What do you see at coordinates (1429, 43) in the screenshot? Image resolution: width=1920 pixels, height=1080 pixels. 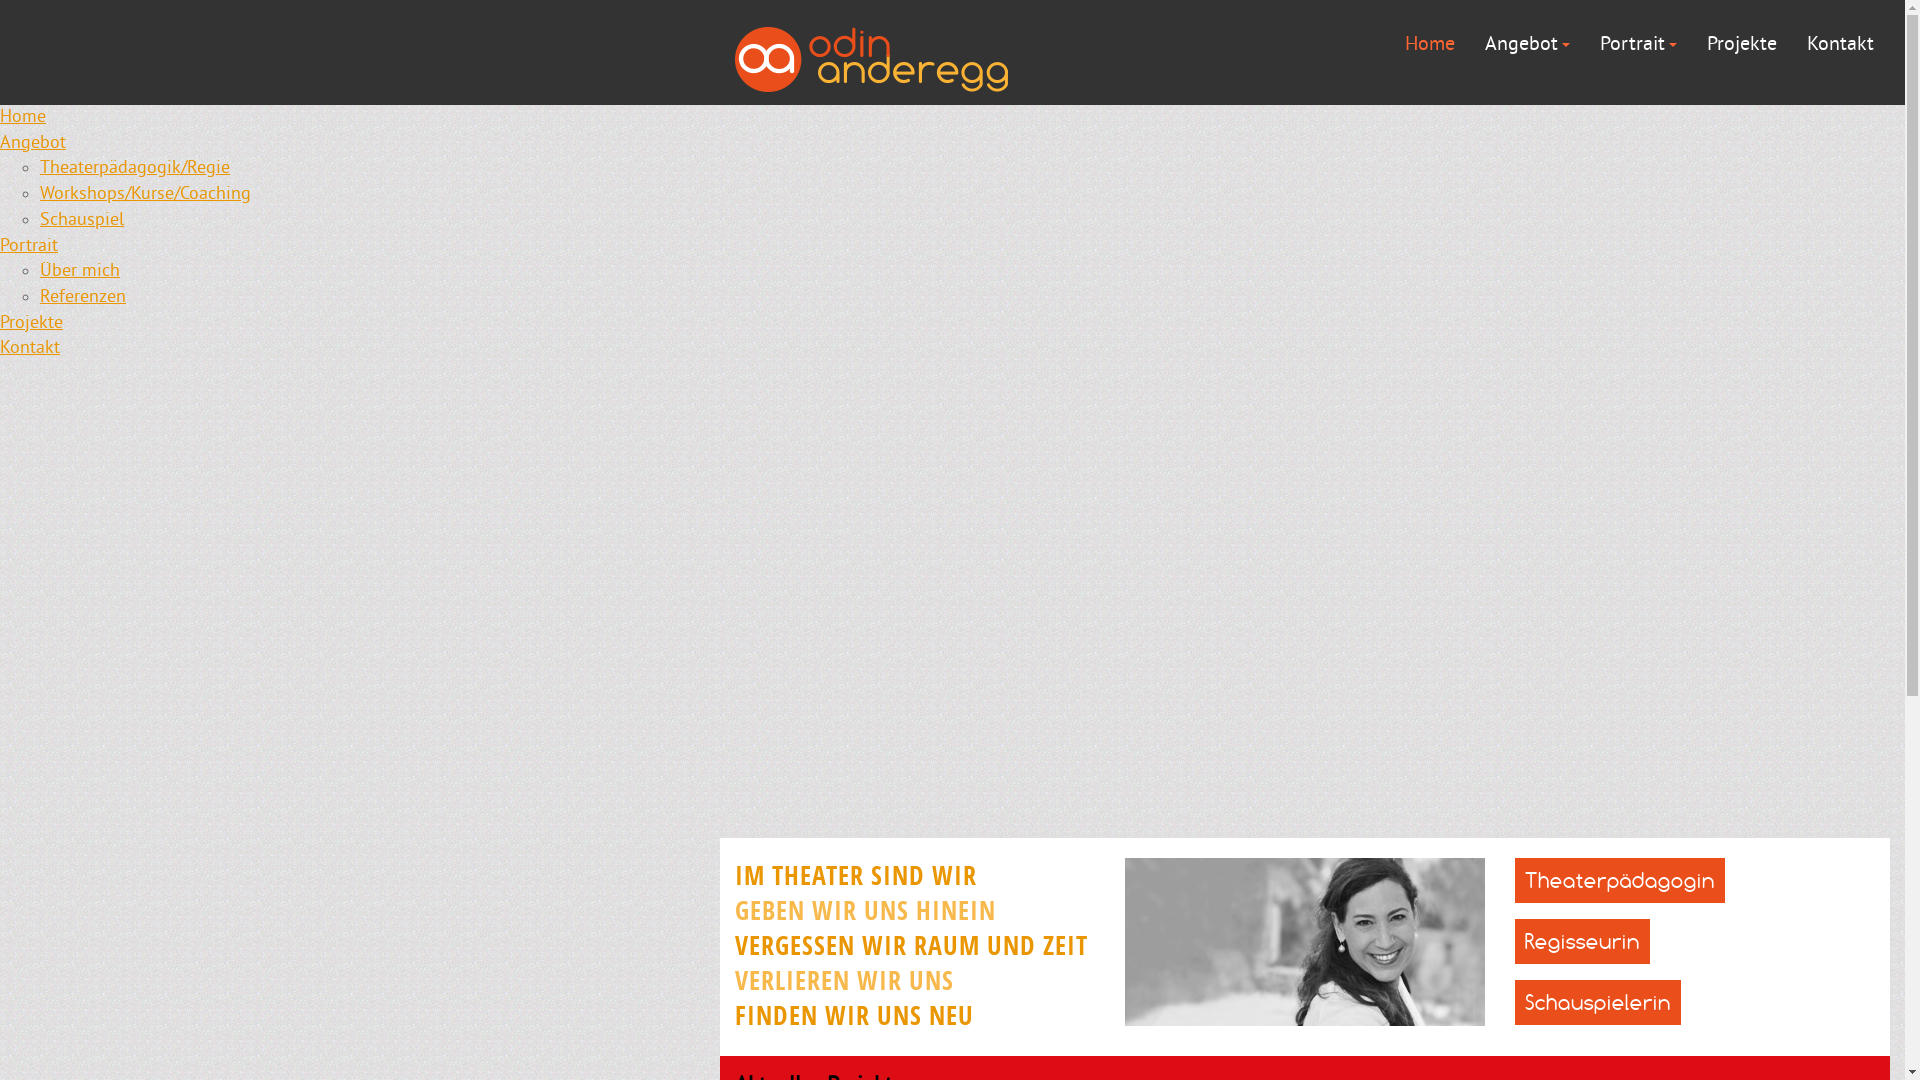 I see `'Home'` at bounding box center [1429, 43].